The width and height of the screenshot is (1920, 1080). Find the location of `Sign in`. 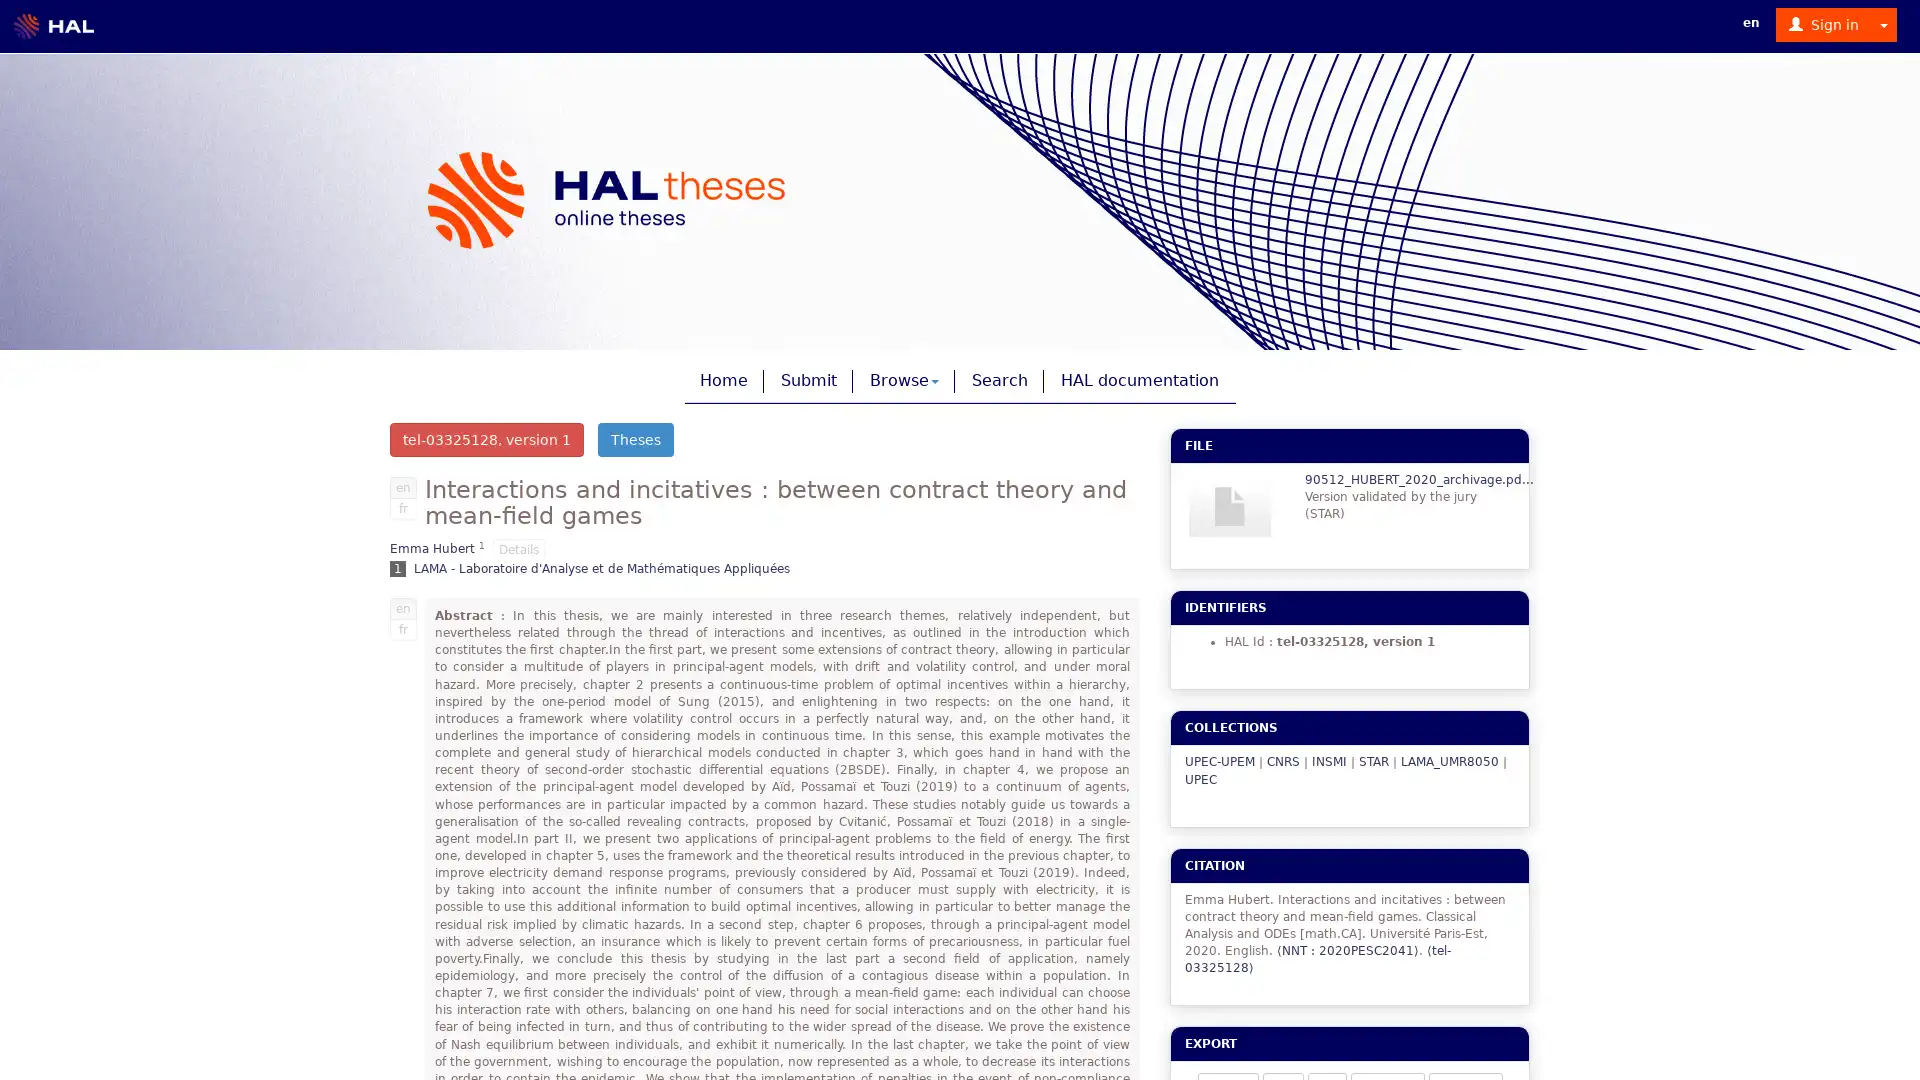

Sign in is located at coordinates (1824, 24).